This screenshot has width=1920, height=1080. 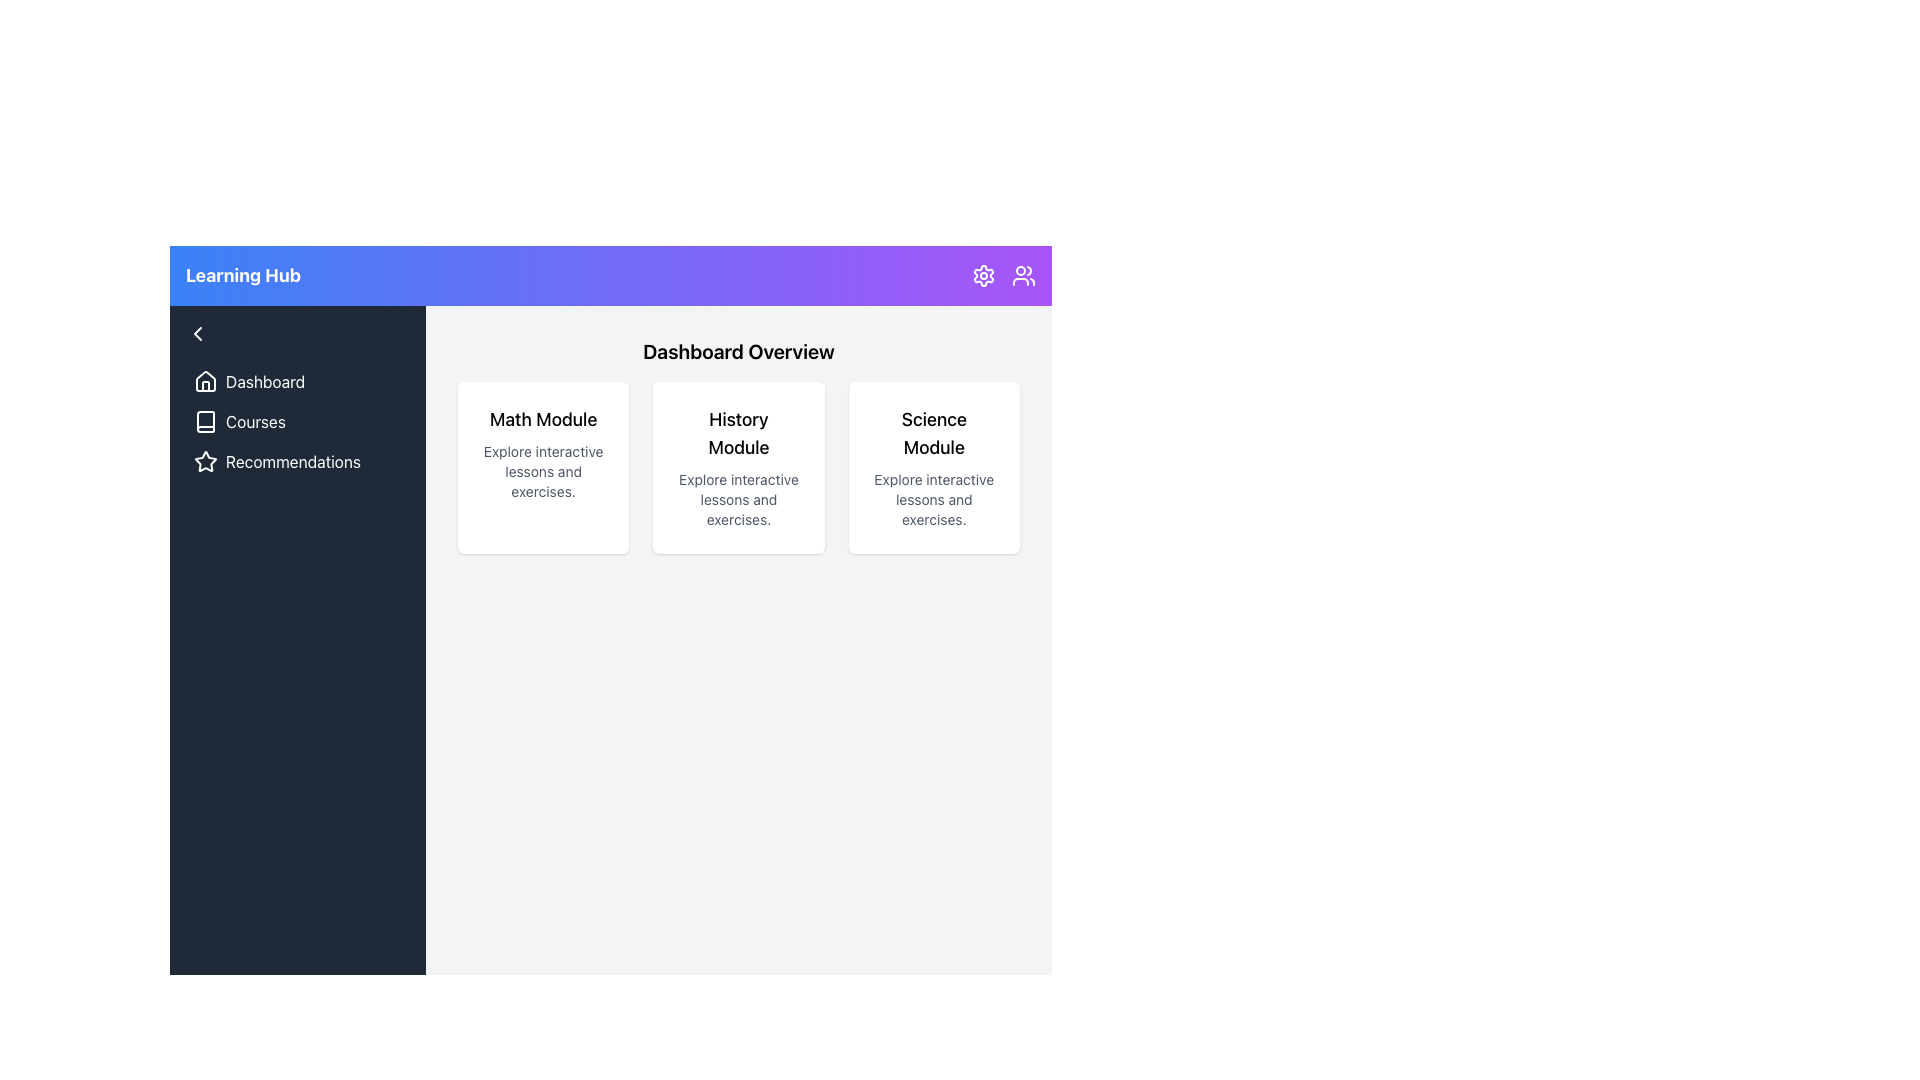 I want to click on the book icon in the navigation bar, so click(x=206, y=420).